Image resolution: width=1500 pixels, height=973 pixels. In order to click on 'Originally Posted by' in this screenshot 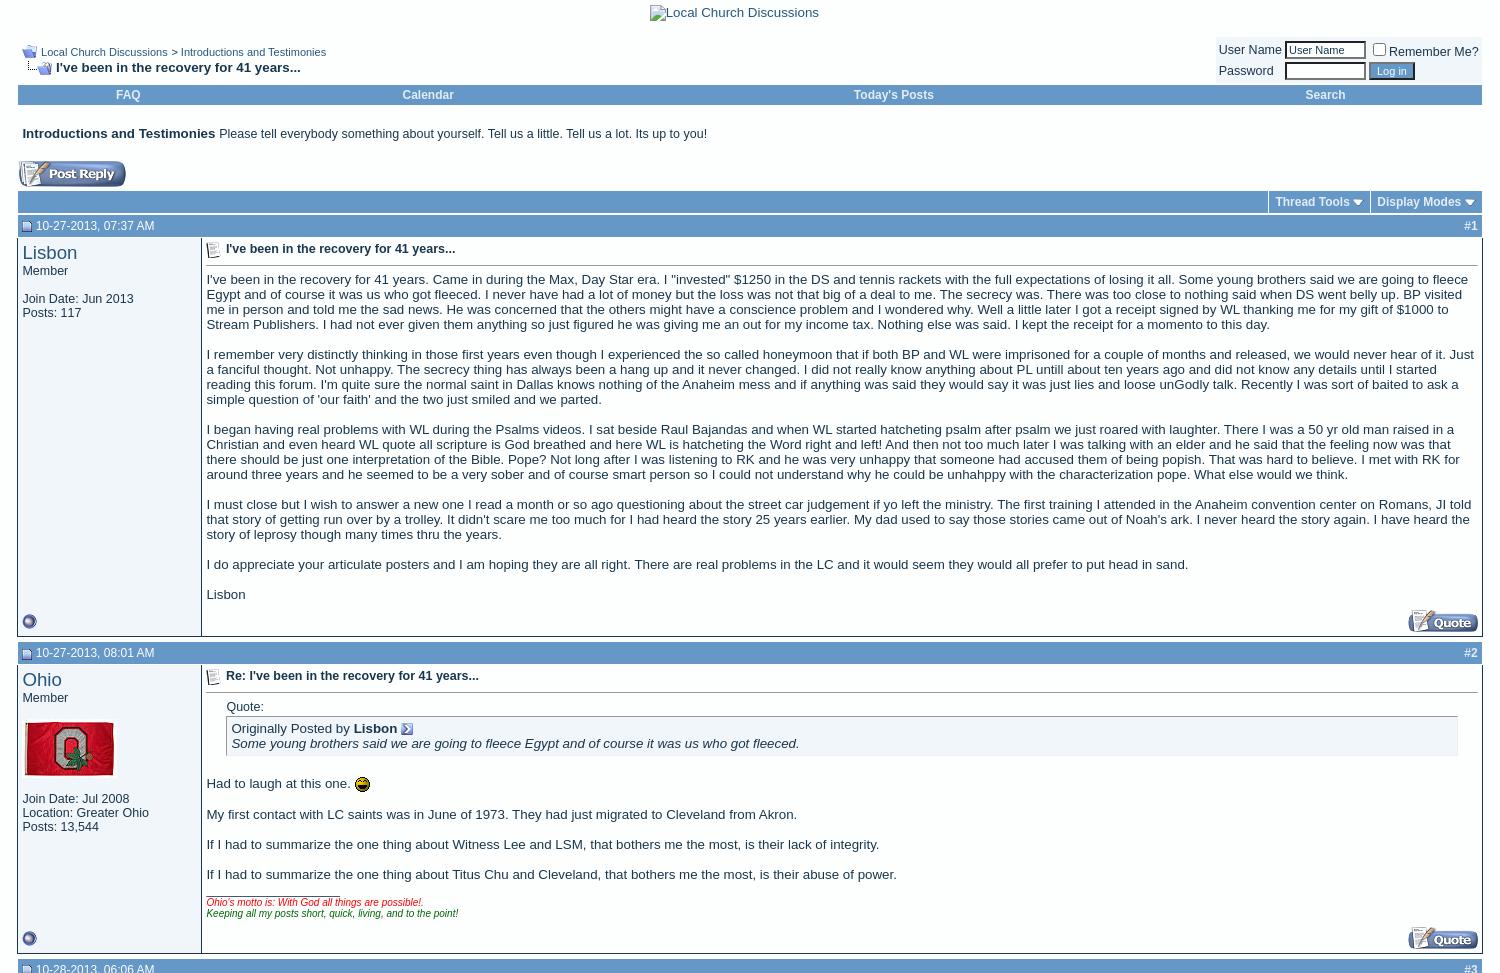, I will do `click(292, 727)`.